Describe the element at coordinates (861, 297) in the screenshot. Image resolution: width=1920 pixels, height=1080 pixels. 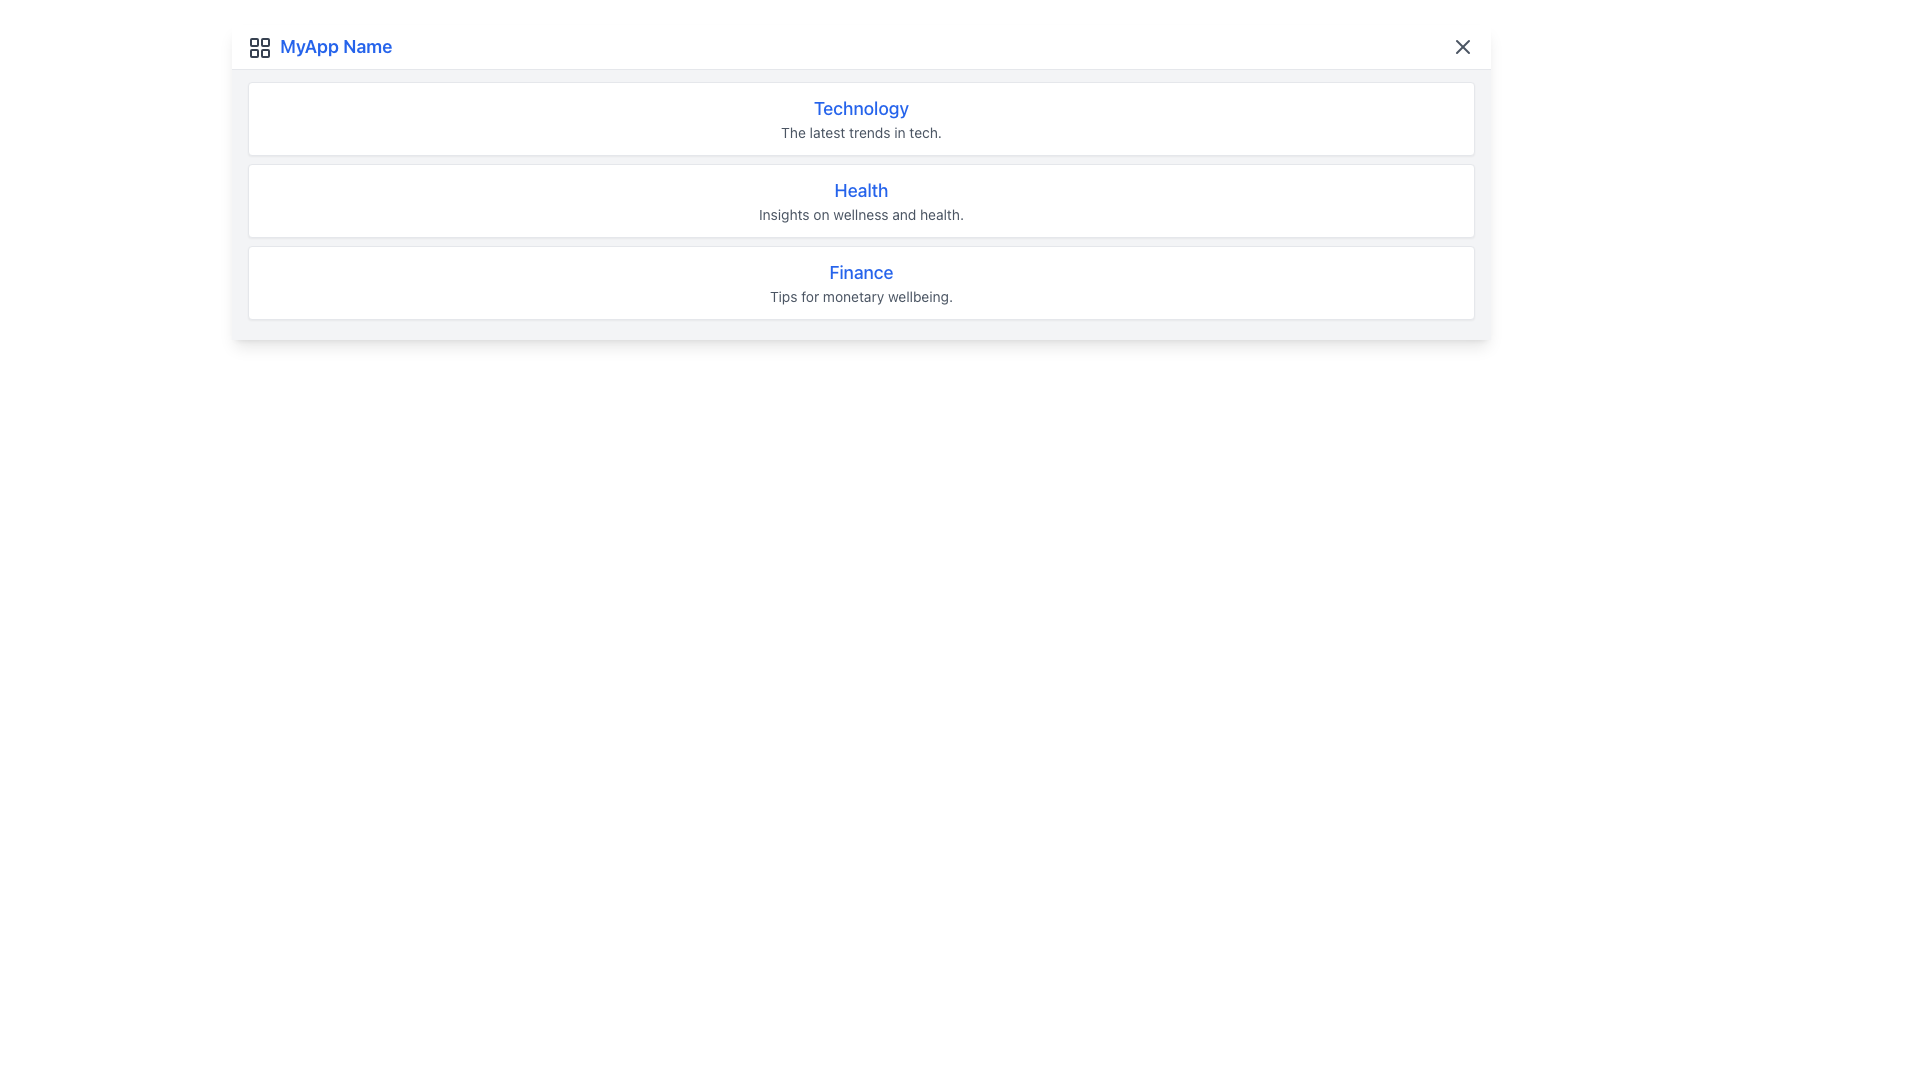
I see `message from the Text Label located below the 'Finance' title, which provides additional descriptive information` at that location.